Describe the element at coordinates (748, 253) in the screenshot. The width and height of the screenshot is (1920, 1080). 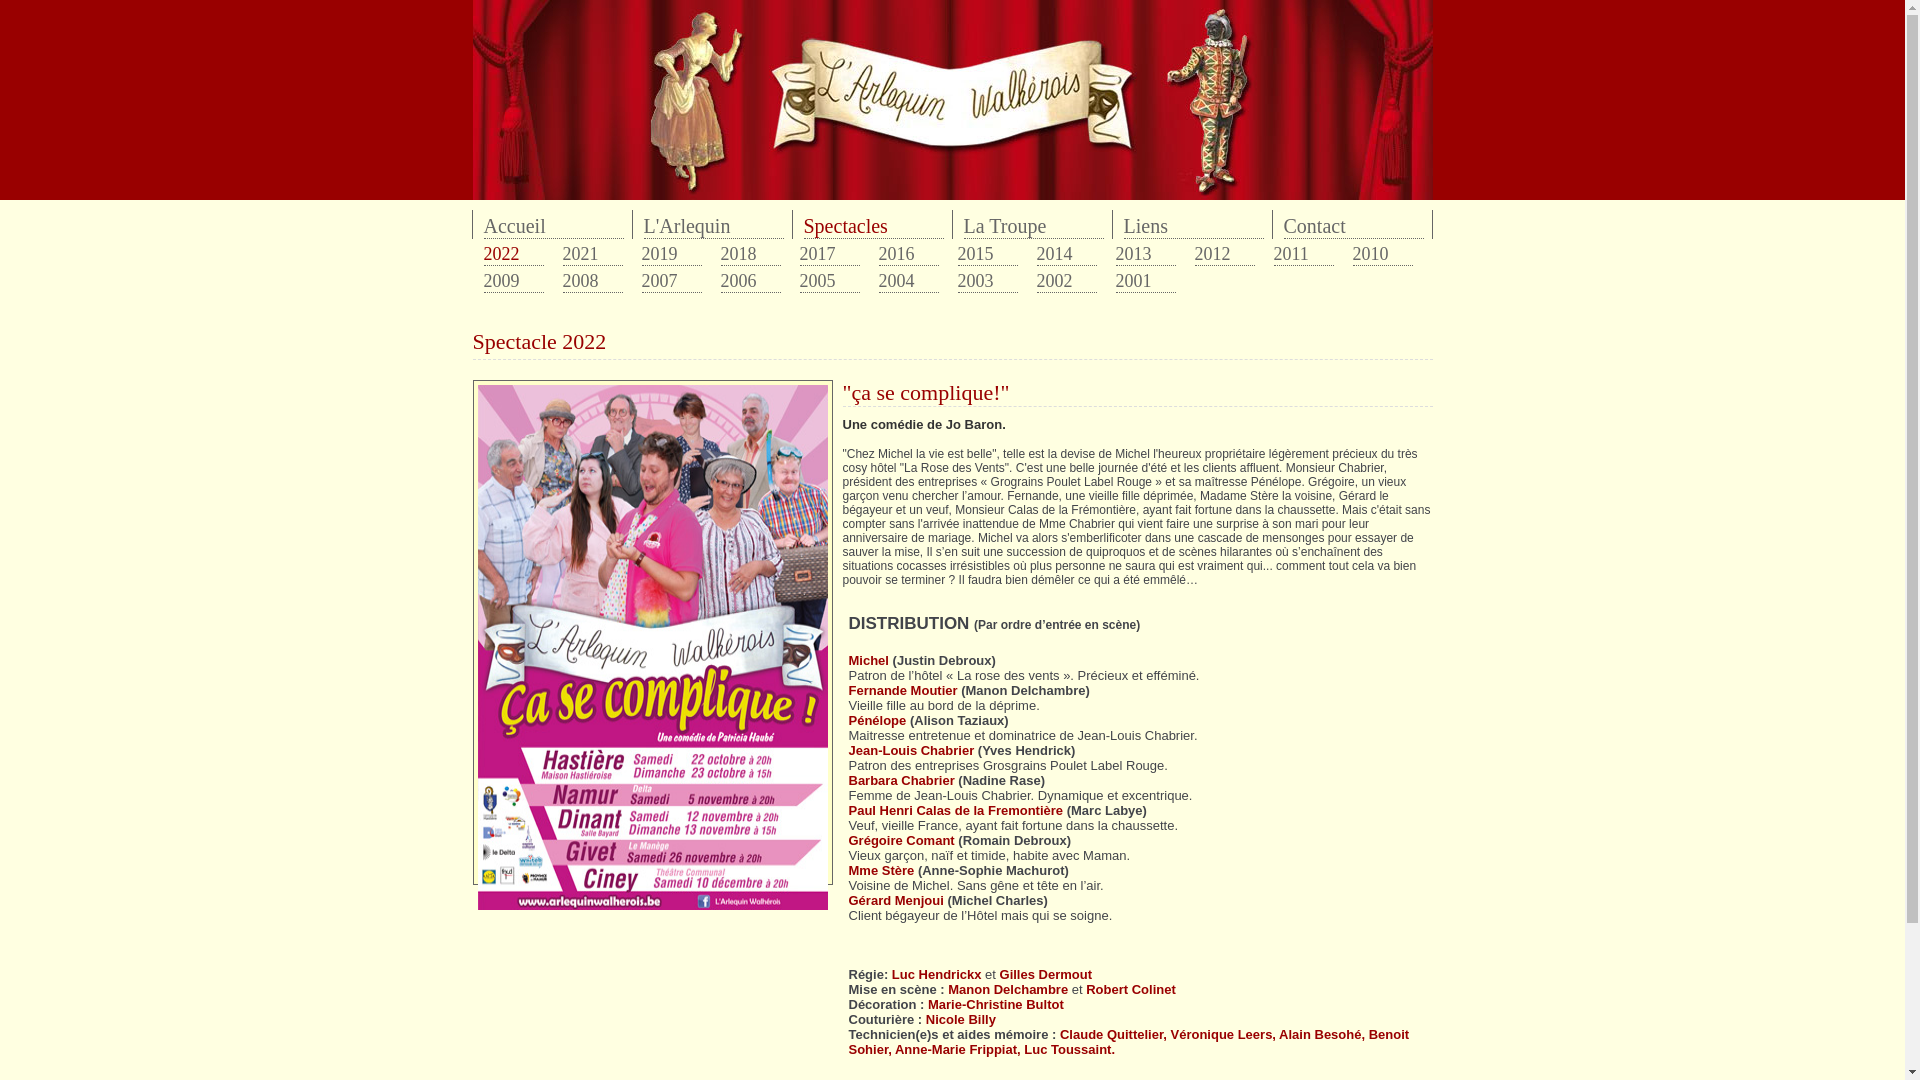
I see `'2018'` at that location.